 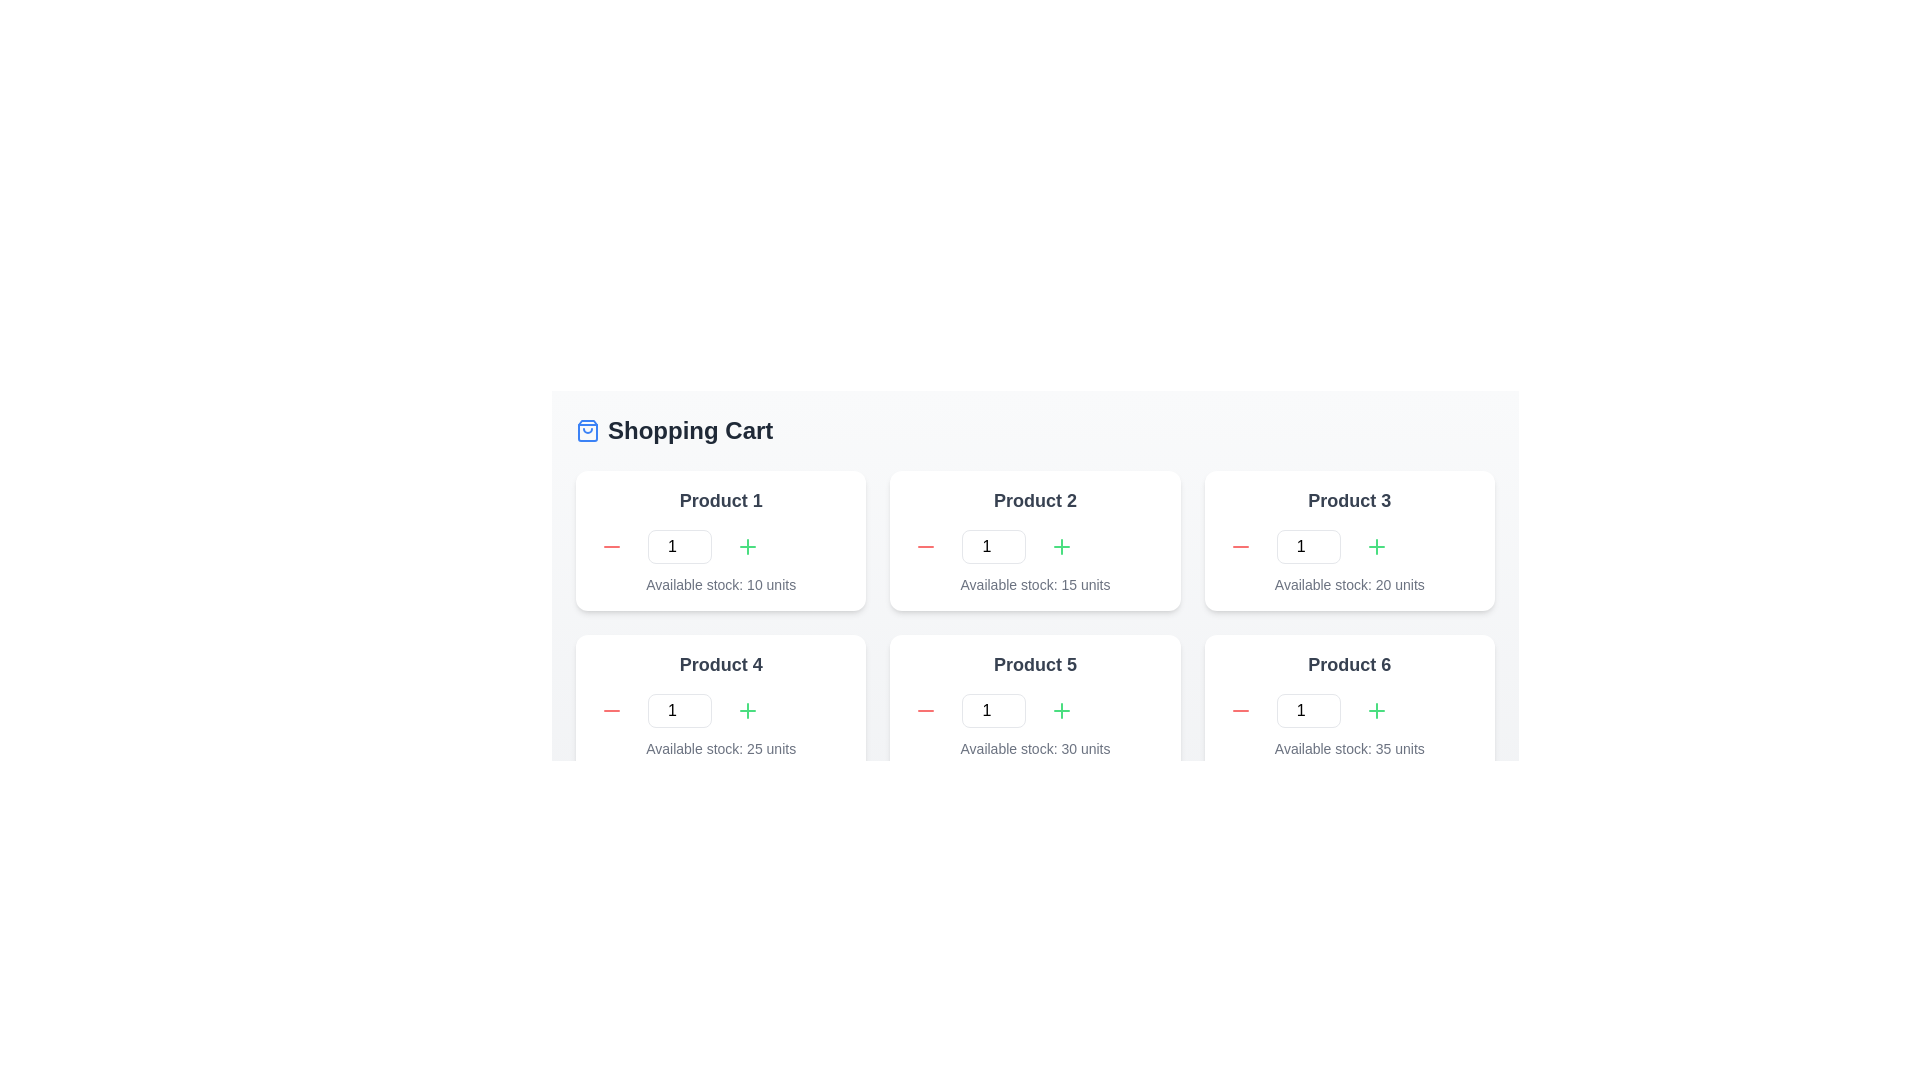 What do you see at coordinates (720, 664) in the screenshot?
I see `text label that identifies 'Product 4' located at the top of the card in the second row and first column of the grid layout` at bounding box center [720, 664].